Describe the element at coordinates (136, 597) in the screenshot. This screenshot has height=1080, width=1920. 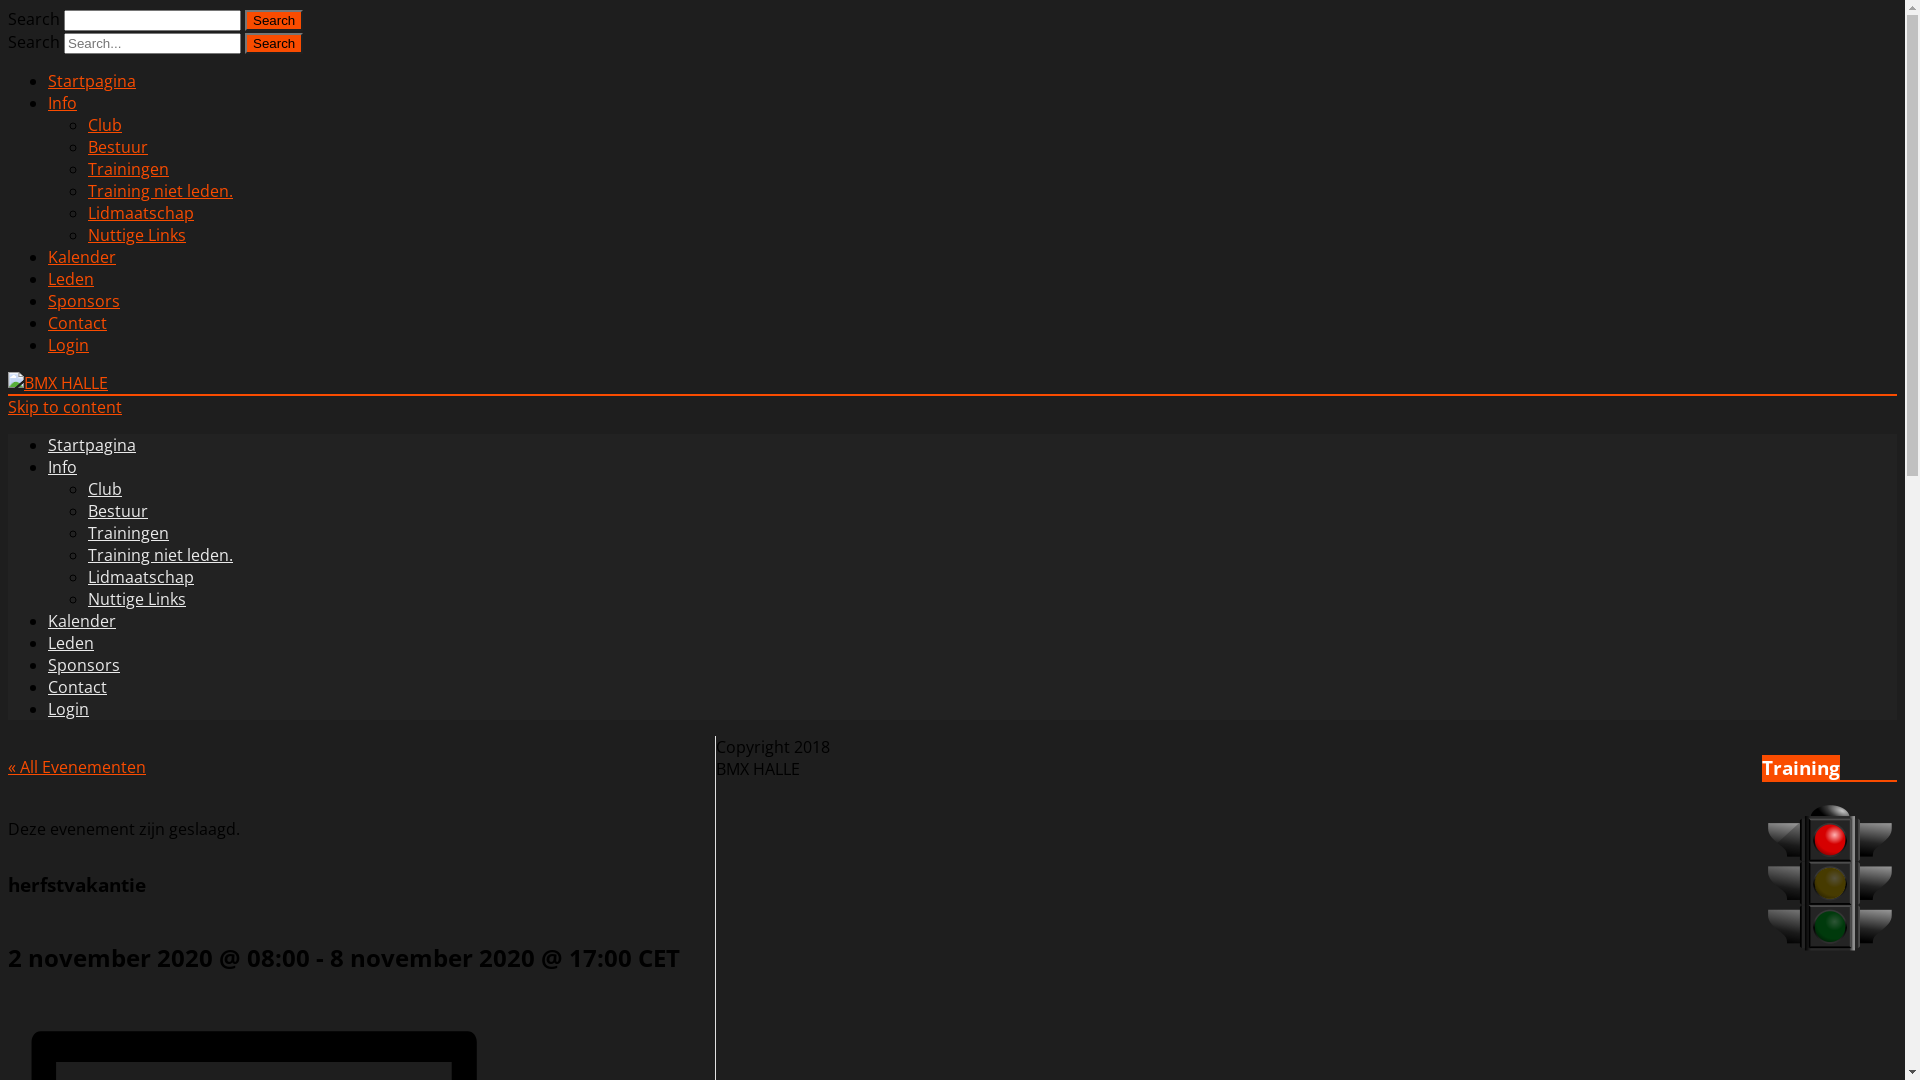
I see `'Nuttige Links'` at that location.